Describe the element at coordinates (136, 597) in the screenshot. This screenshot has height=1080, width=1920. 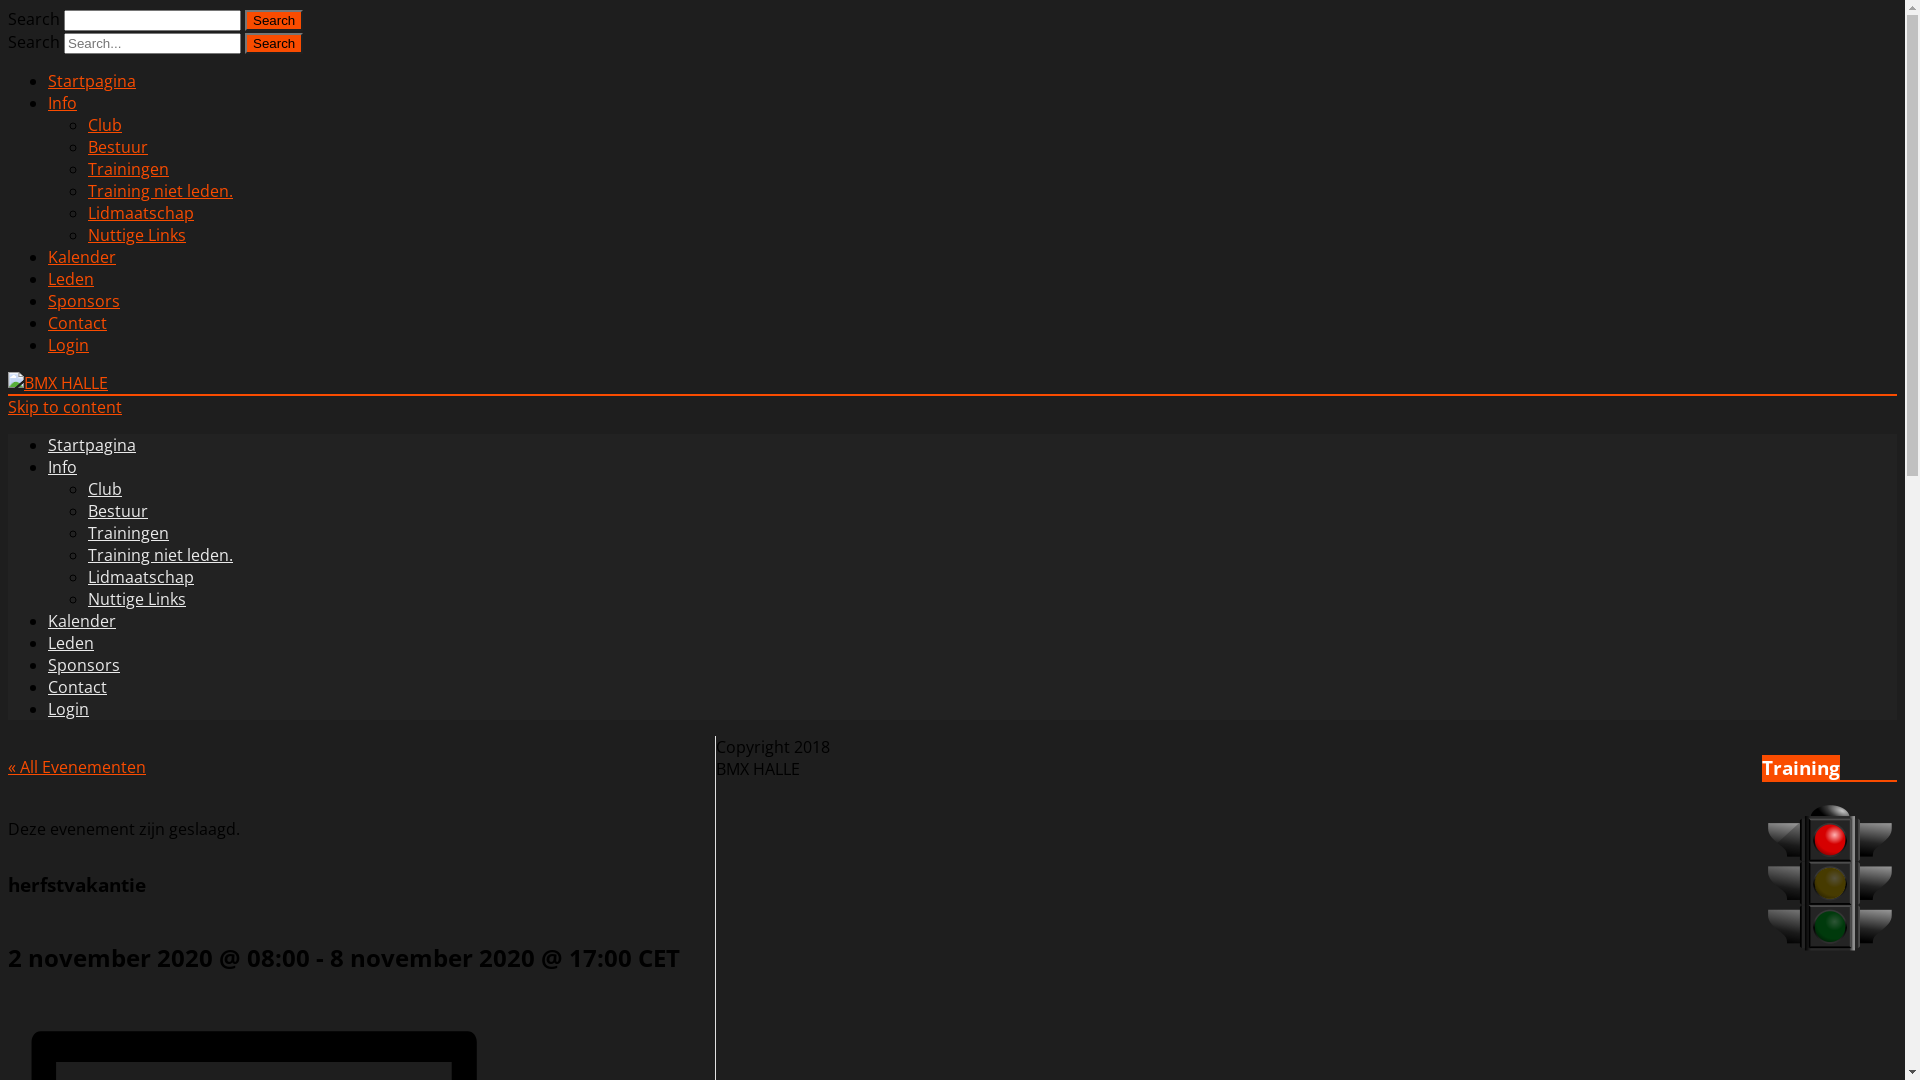
I see `'Nuttige Links'` at that location.